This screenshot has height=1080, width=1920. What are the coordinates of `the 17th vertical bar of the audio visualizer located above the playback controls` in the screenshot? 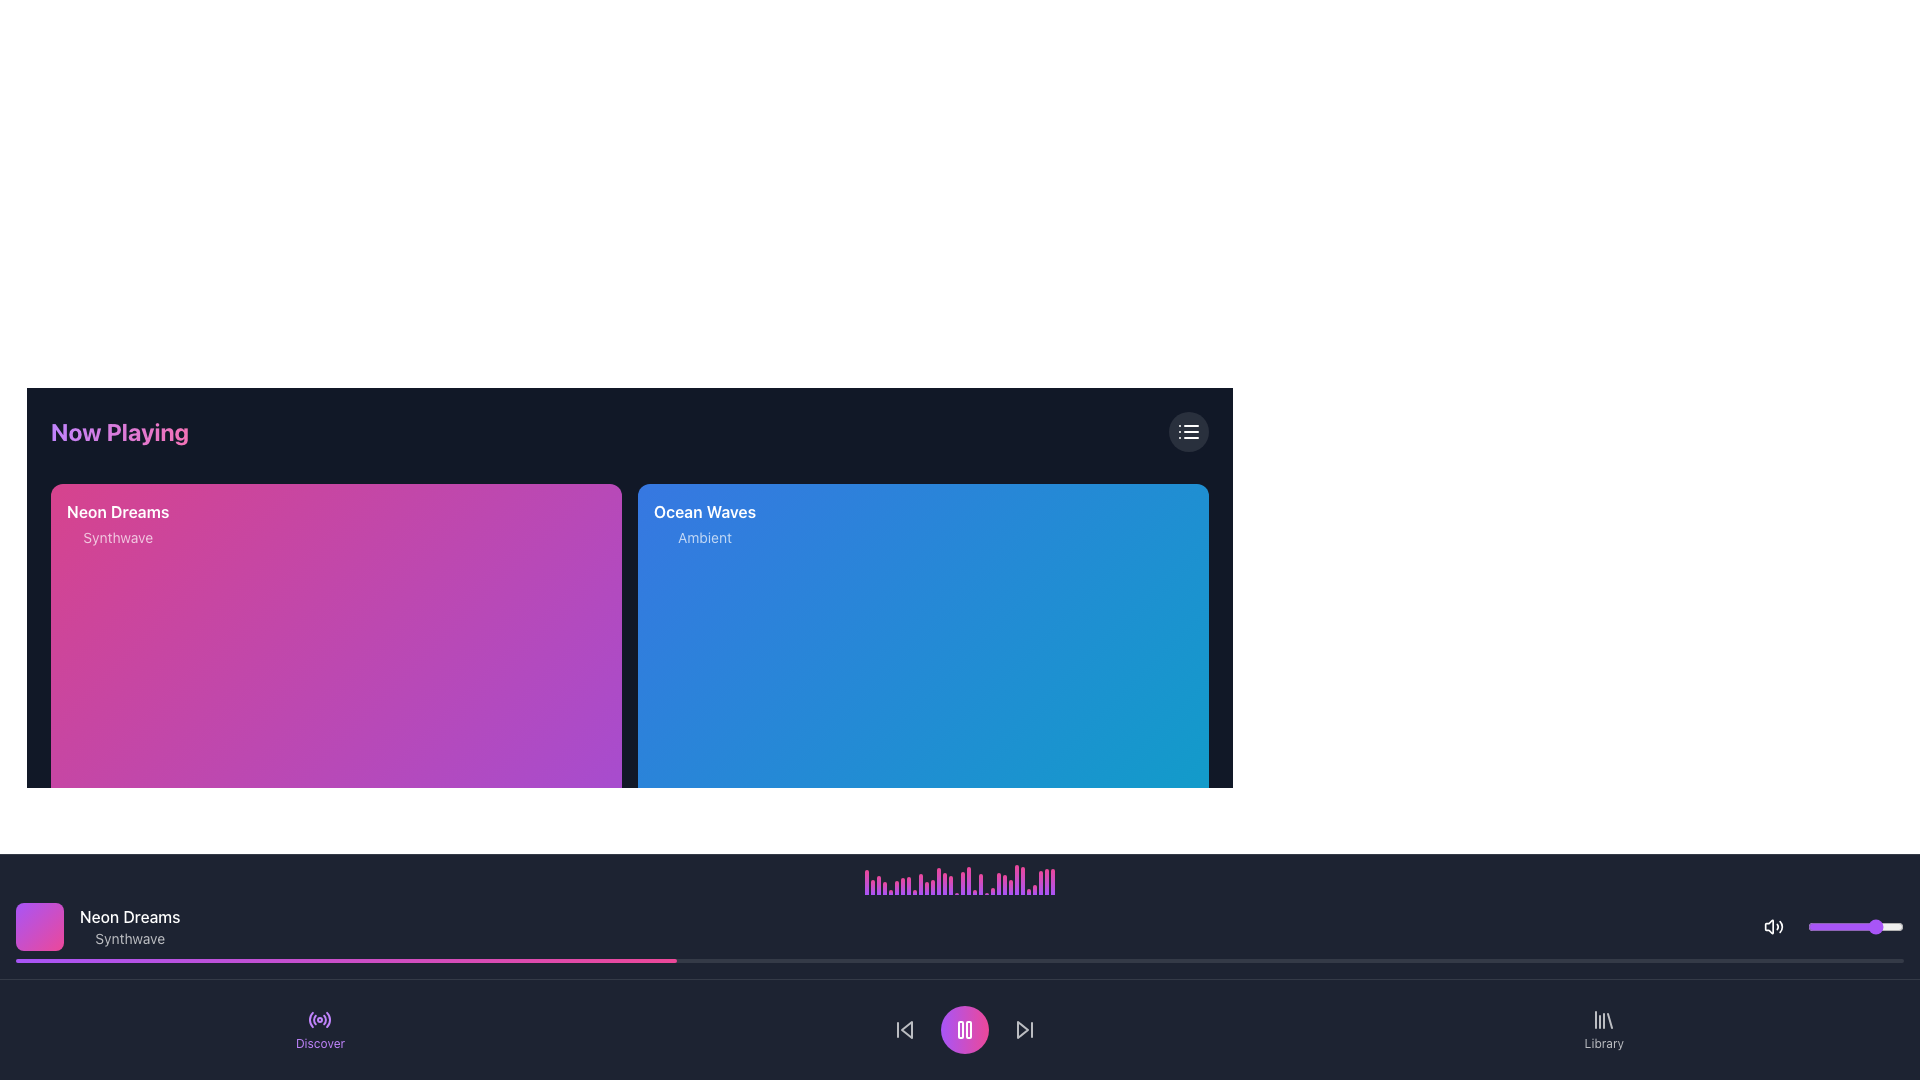 It's located at (963, 878).